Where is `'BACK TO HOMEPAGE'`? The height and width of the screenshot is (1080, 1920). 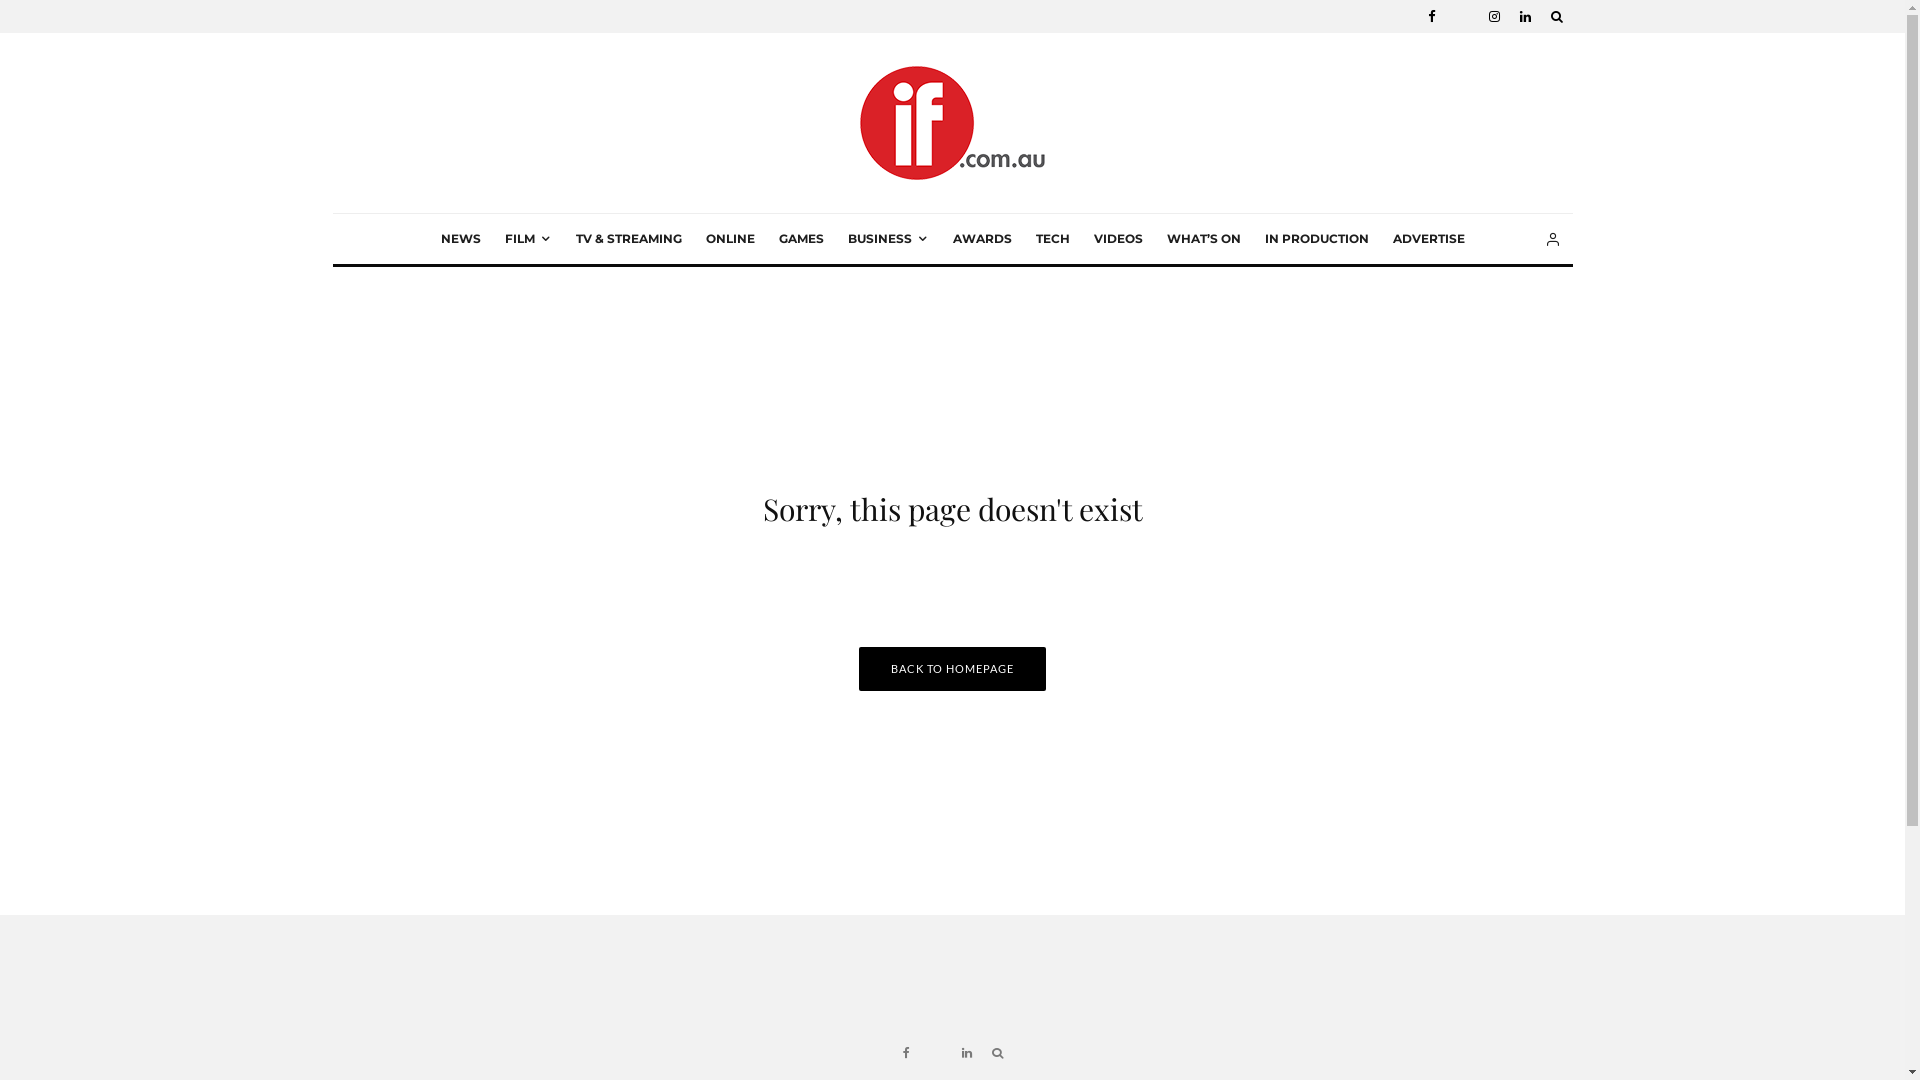 'BACK TO HOMEPAGE' is located at coordinates (859, 668).